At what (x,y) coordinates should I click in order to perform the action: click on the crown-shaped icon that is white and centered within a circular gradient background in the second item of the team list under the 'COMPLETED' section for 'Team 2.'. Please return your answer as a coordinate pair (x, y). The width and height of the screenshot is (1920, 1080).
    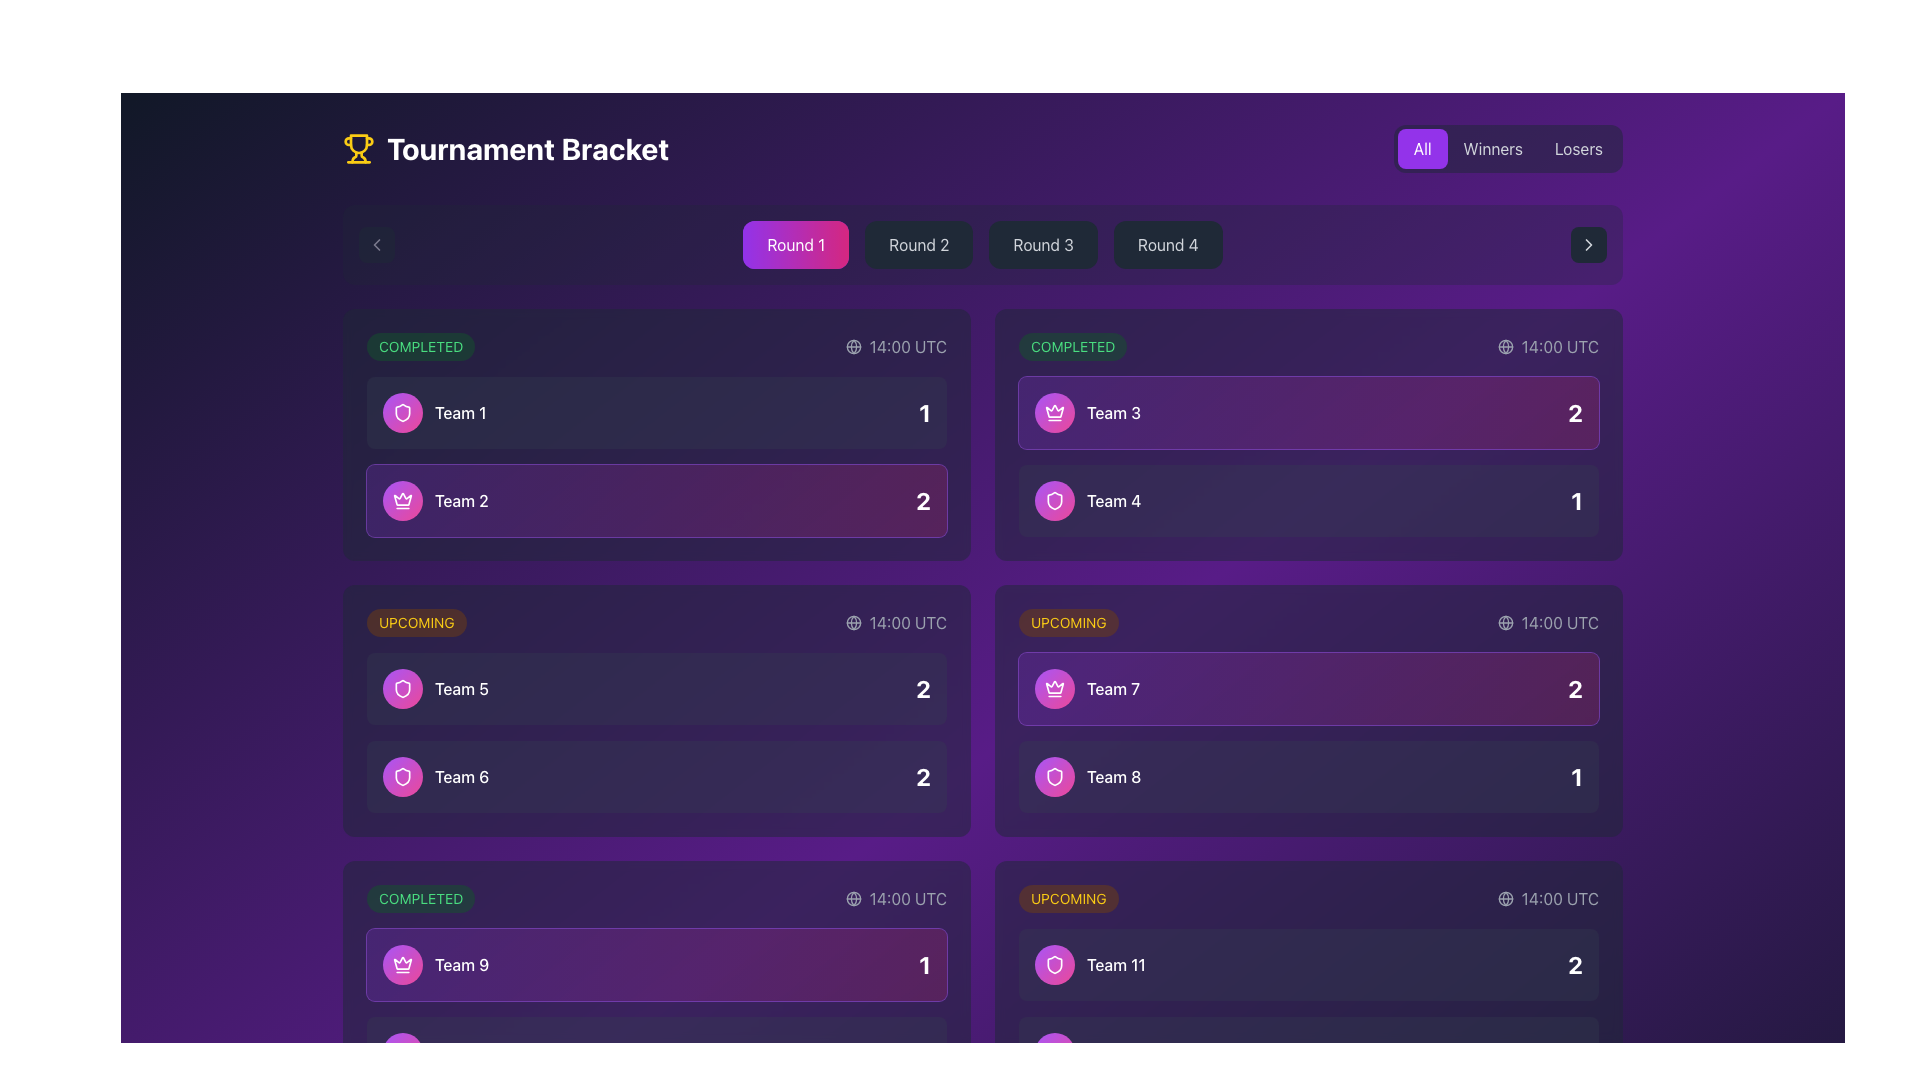
    Looking at the image, I should click on (402, 500).